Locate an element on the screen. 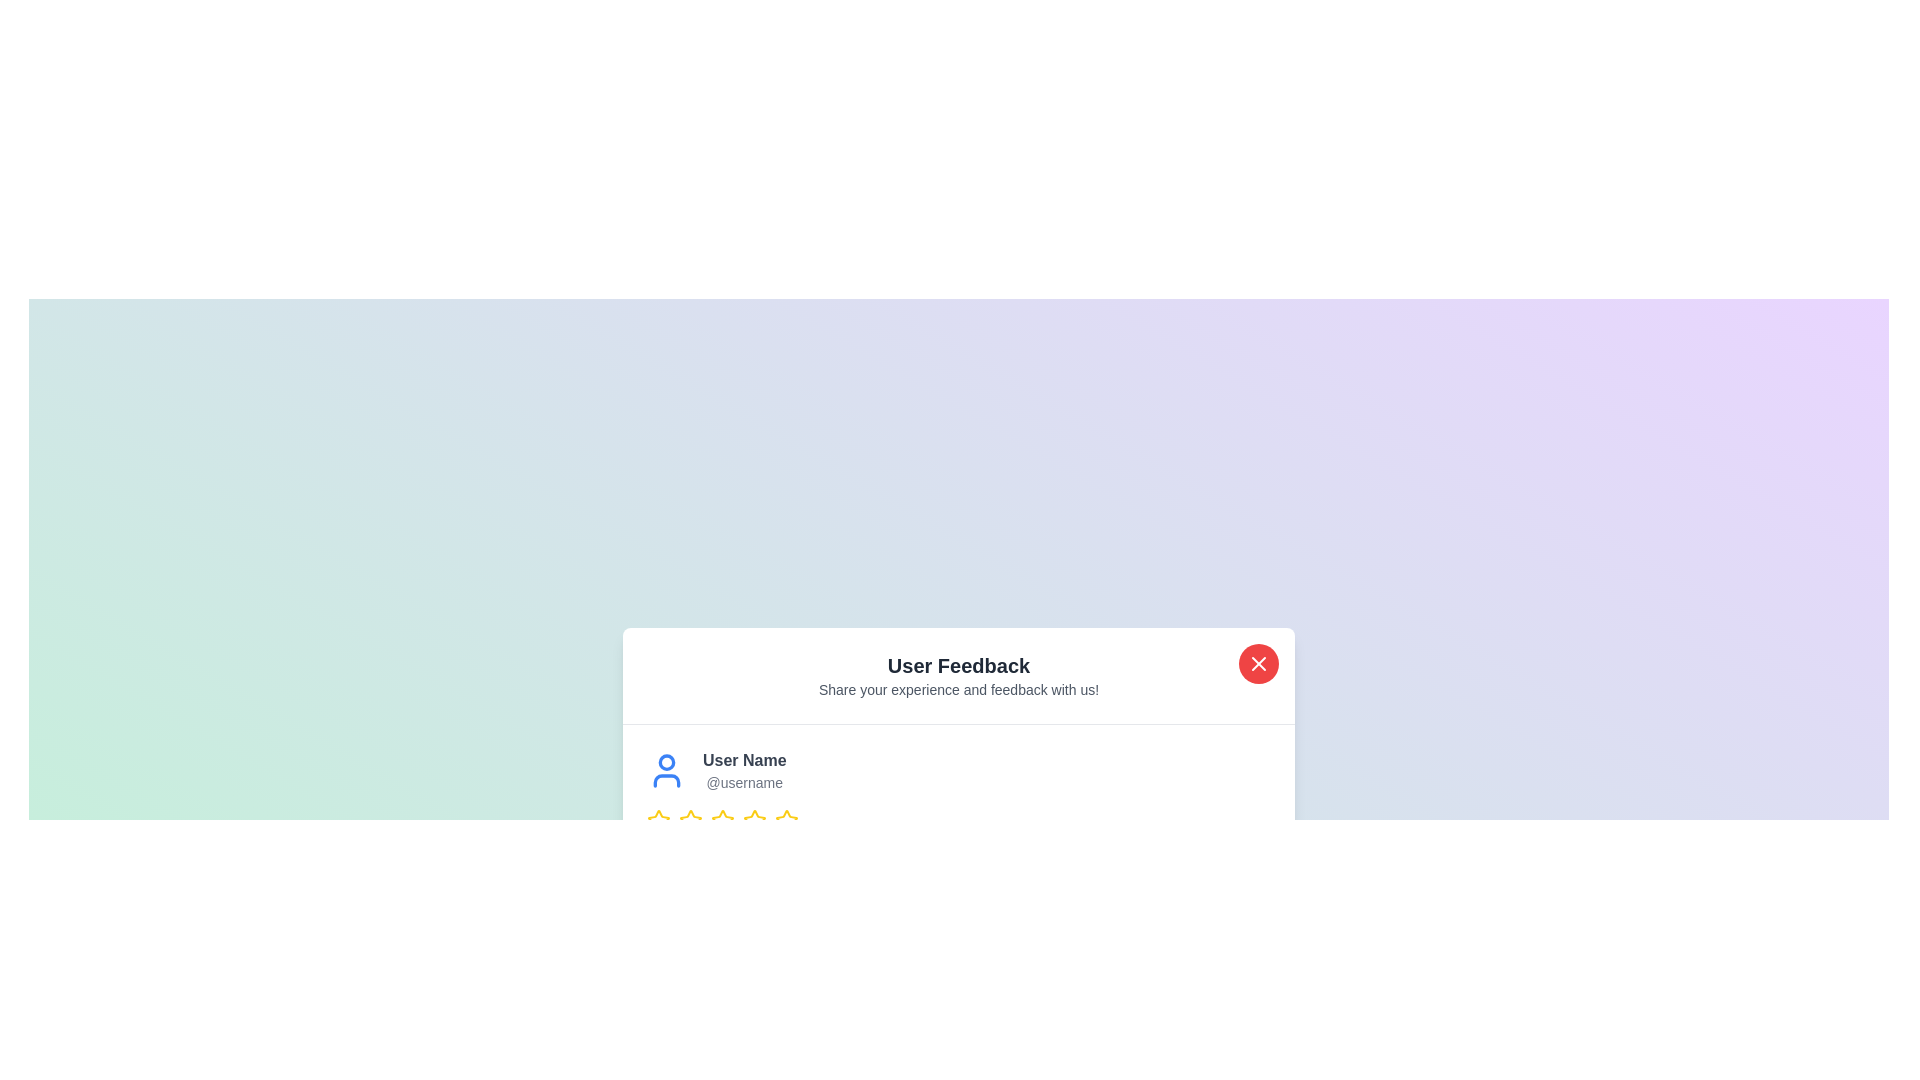  the Rating stars interface located below the username and user handle is located at coordinates (958, 820).